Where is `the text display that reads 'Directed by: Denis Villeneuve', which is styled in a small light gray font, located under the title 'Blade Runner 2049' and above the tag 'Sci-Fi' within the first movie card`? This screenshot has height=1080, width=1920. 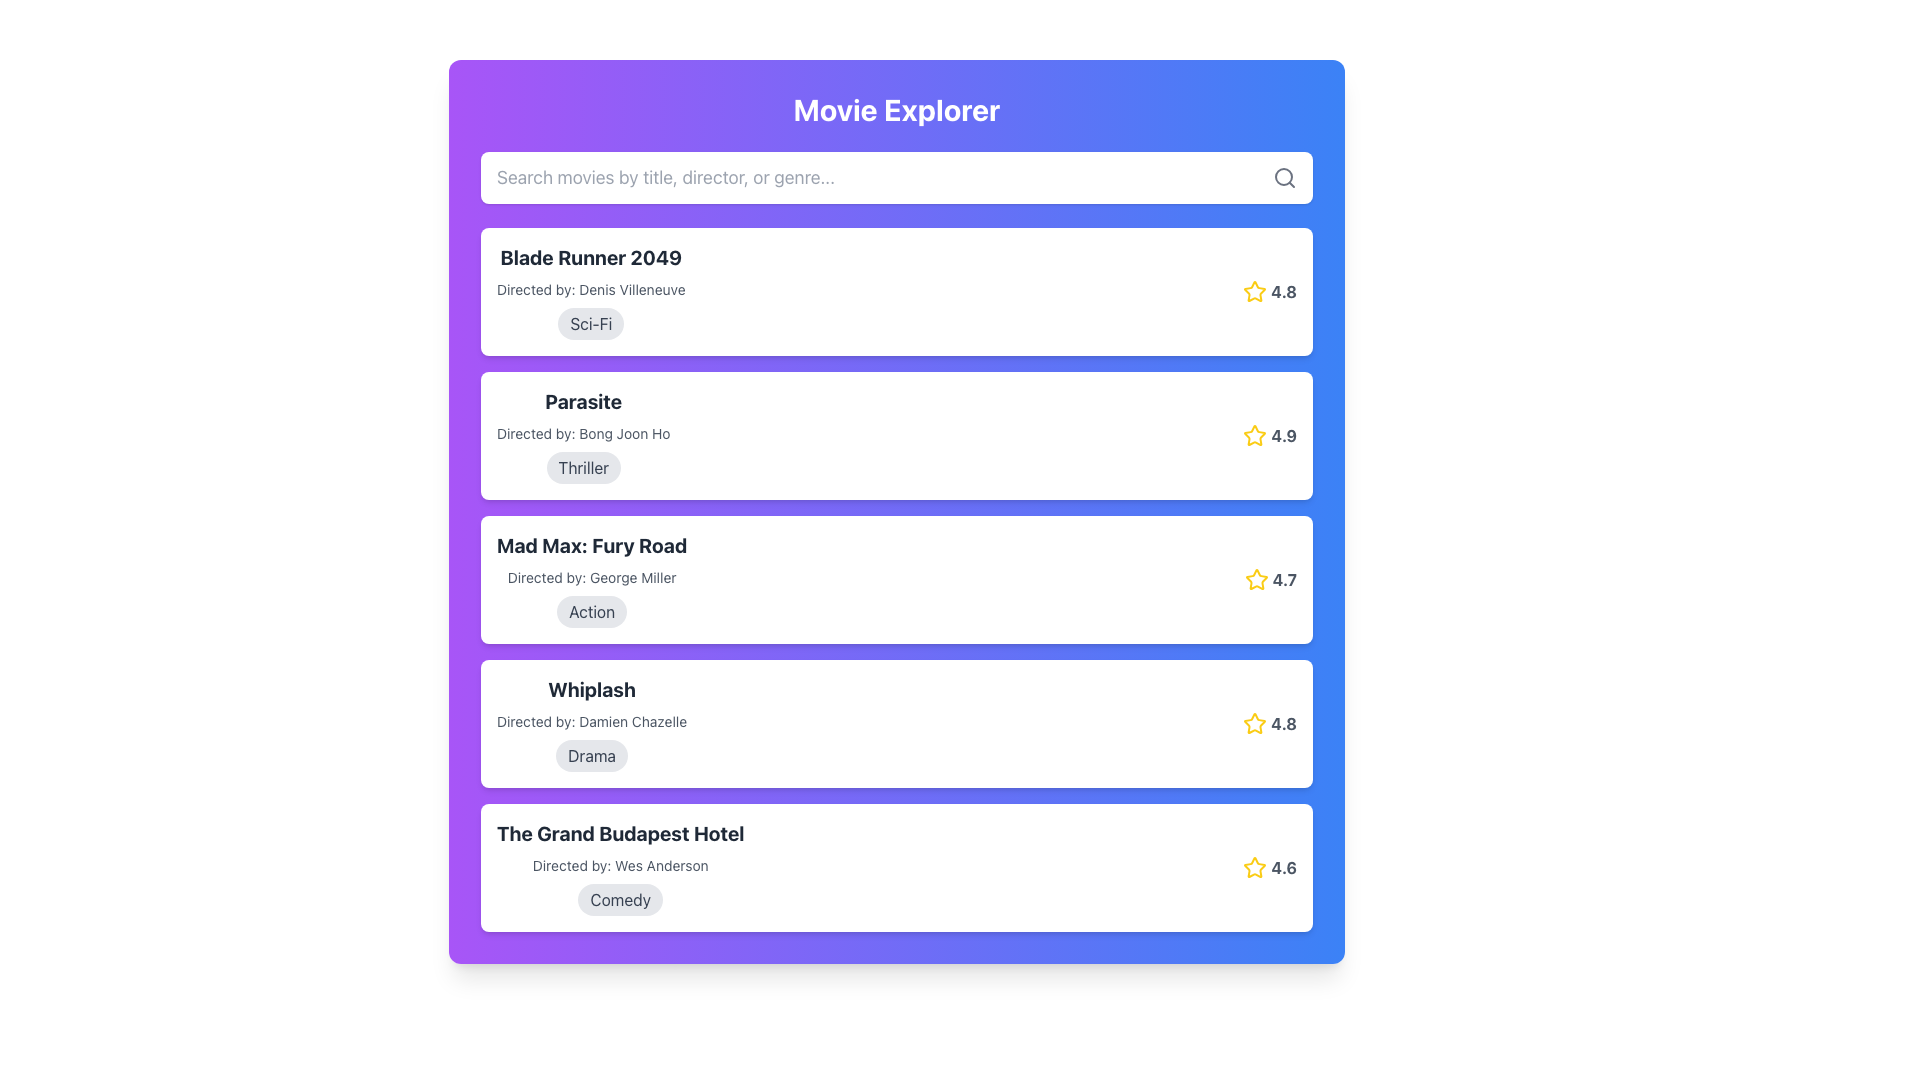
the text display that reads 'Directed by: Denis Villeneuve', which is styled in a small light gray font, located under the title 'Blade Runner 2049' and above the tag 'Sci-Fi' within the first movie card is located at coordinates (590, 289).